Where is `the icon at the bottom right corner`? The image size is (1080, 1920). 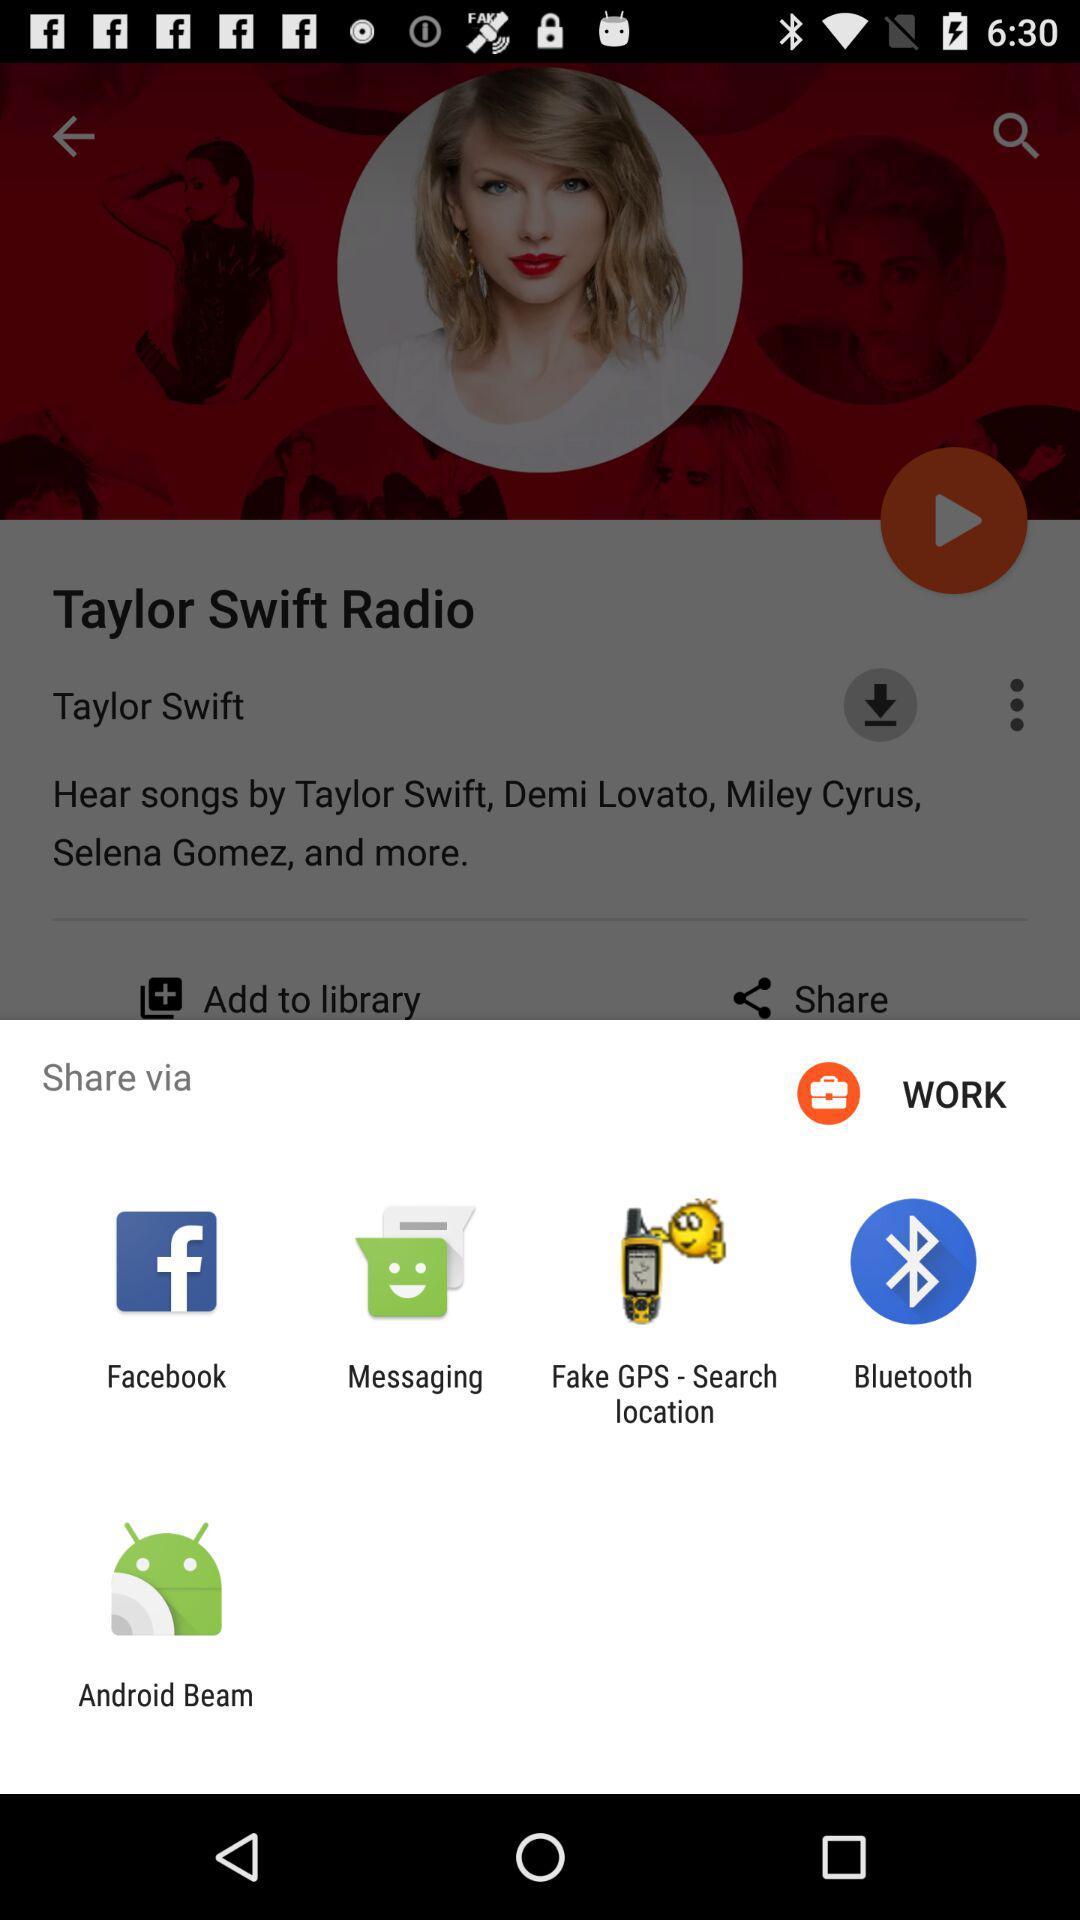
the icon at the bottom right corner is located at coordinates (913, 1392).